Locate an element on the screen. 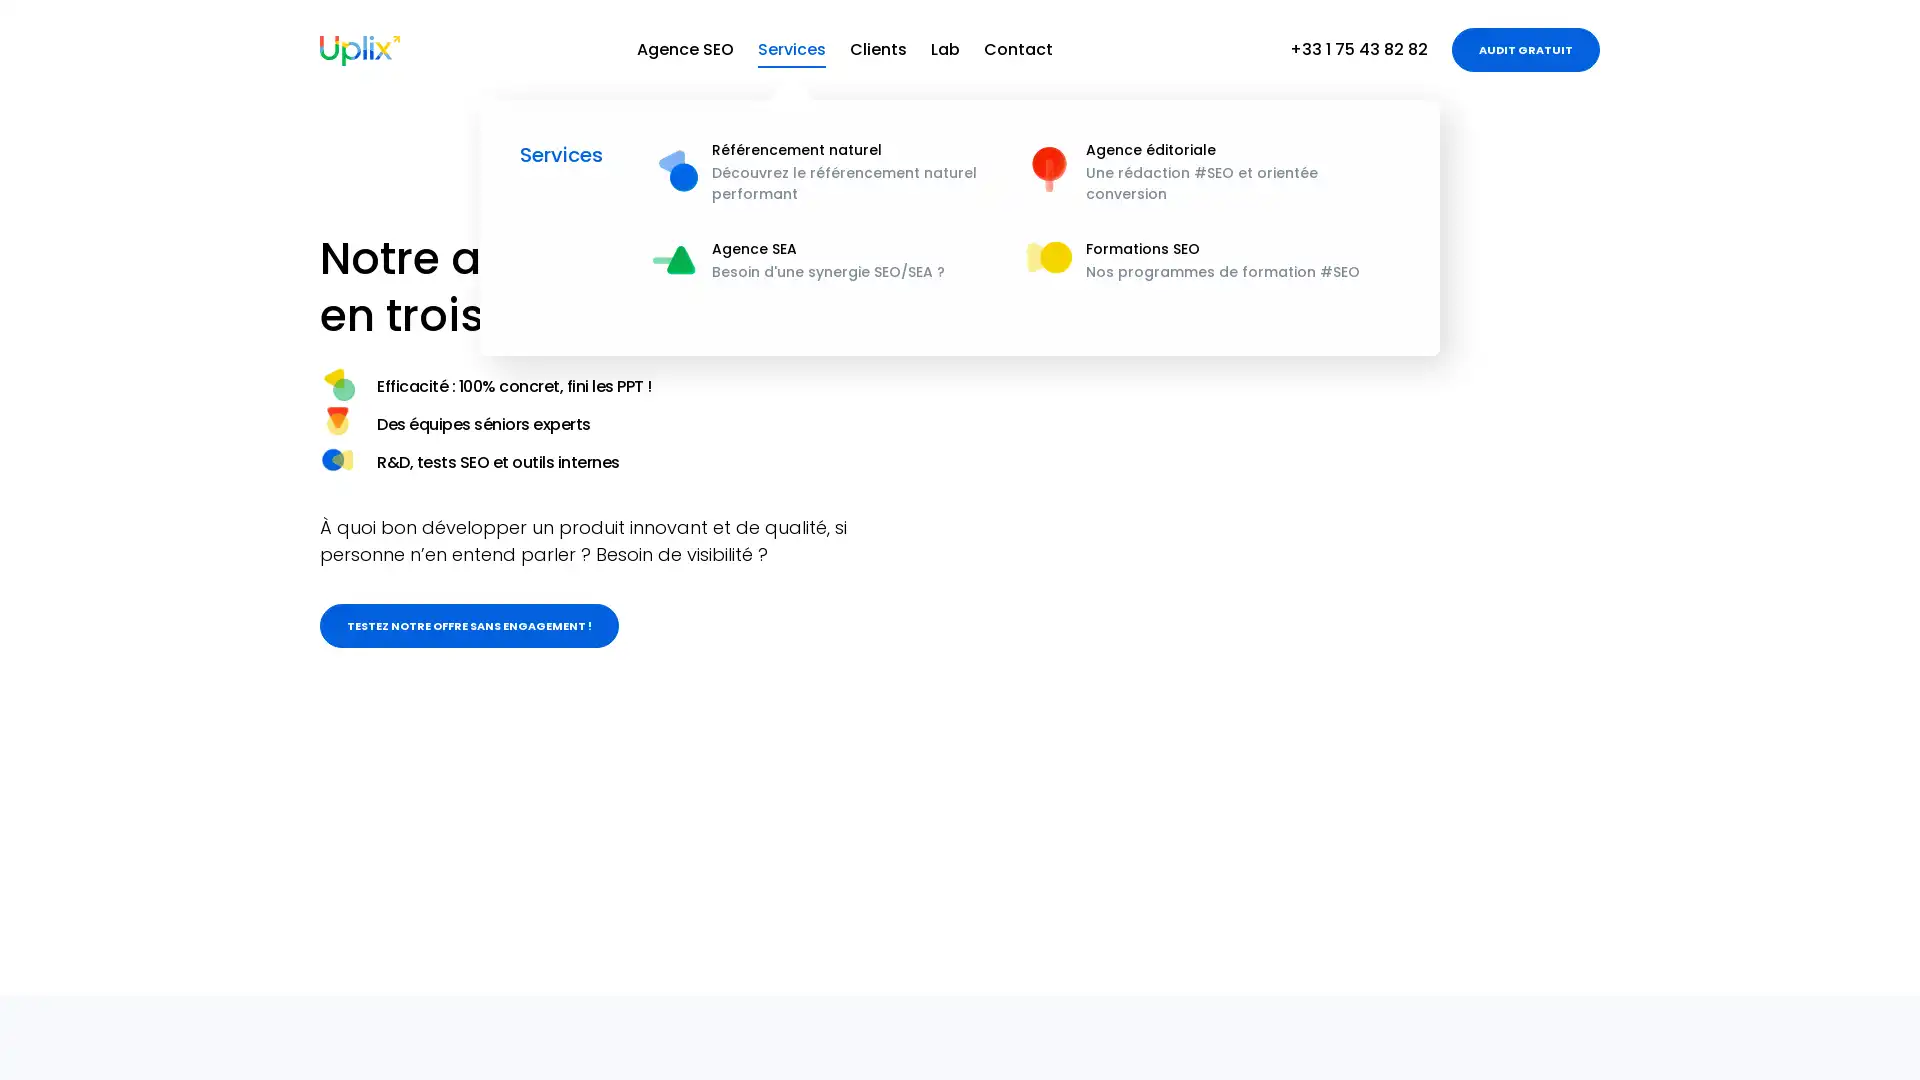 The height and width of the screenshot is (1080, 1920). Non merci is located at coordinates (1549, 978).